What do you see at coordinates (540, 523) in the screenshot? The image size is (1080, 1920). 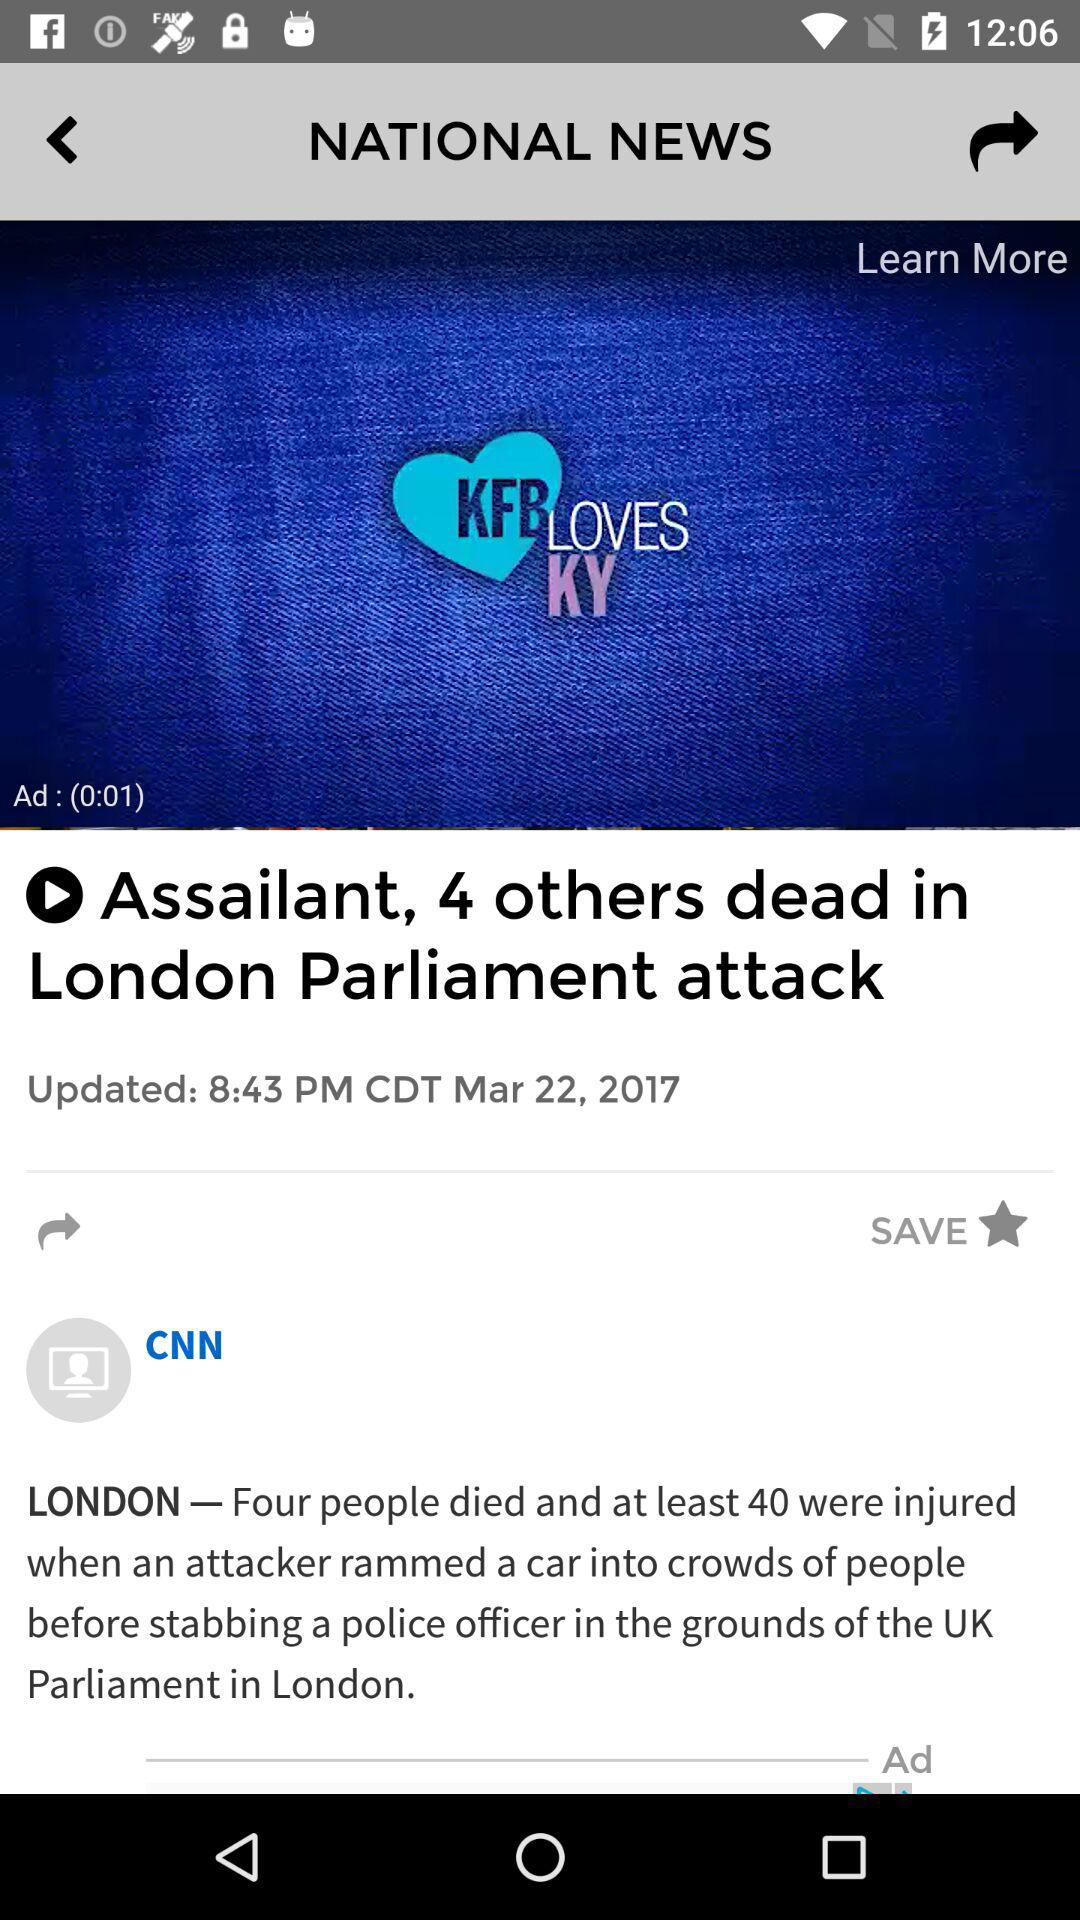 I see `advertisement` at bounding box center [540, 523].